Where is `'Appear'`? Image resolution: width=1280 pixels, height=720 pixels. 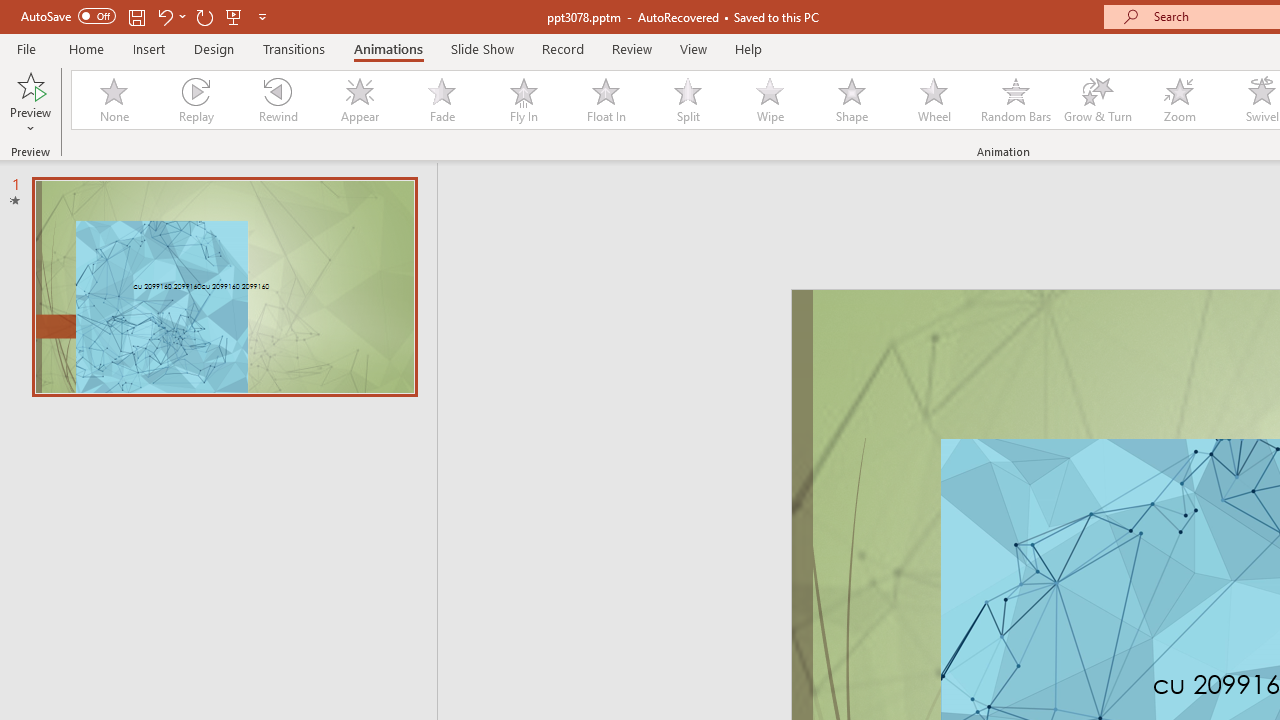
'Appear' is located at coordinates (359, 100).